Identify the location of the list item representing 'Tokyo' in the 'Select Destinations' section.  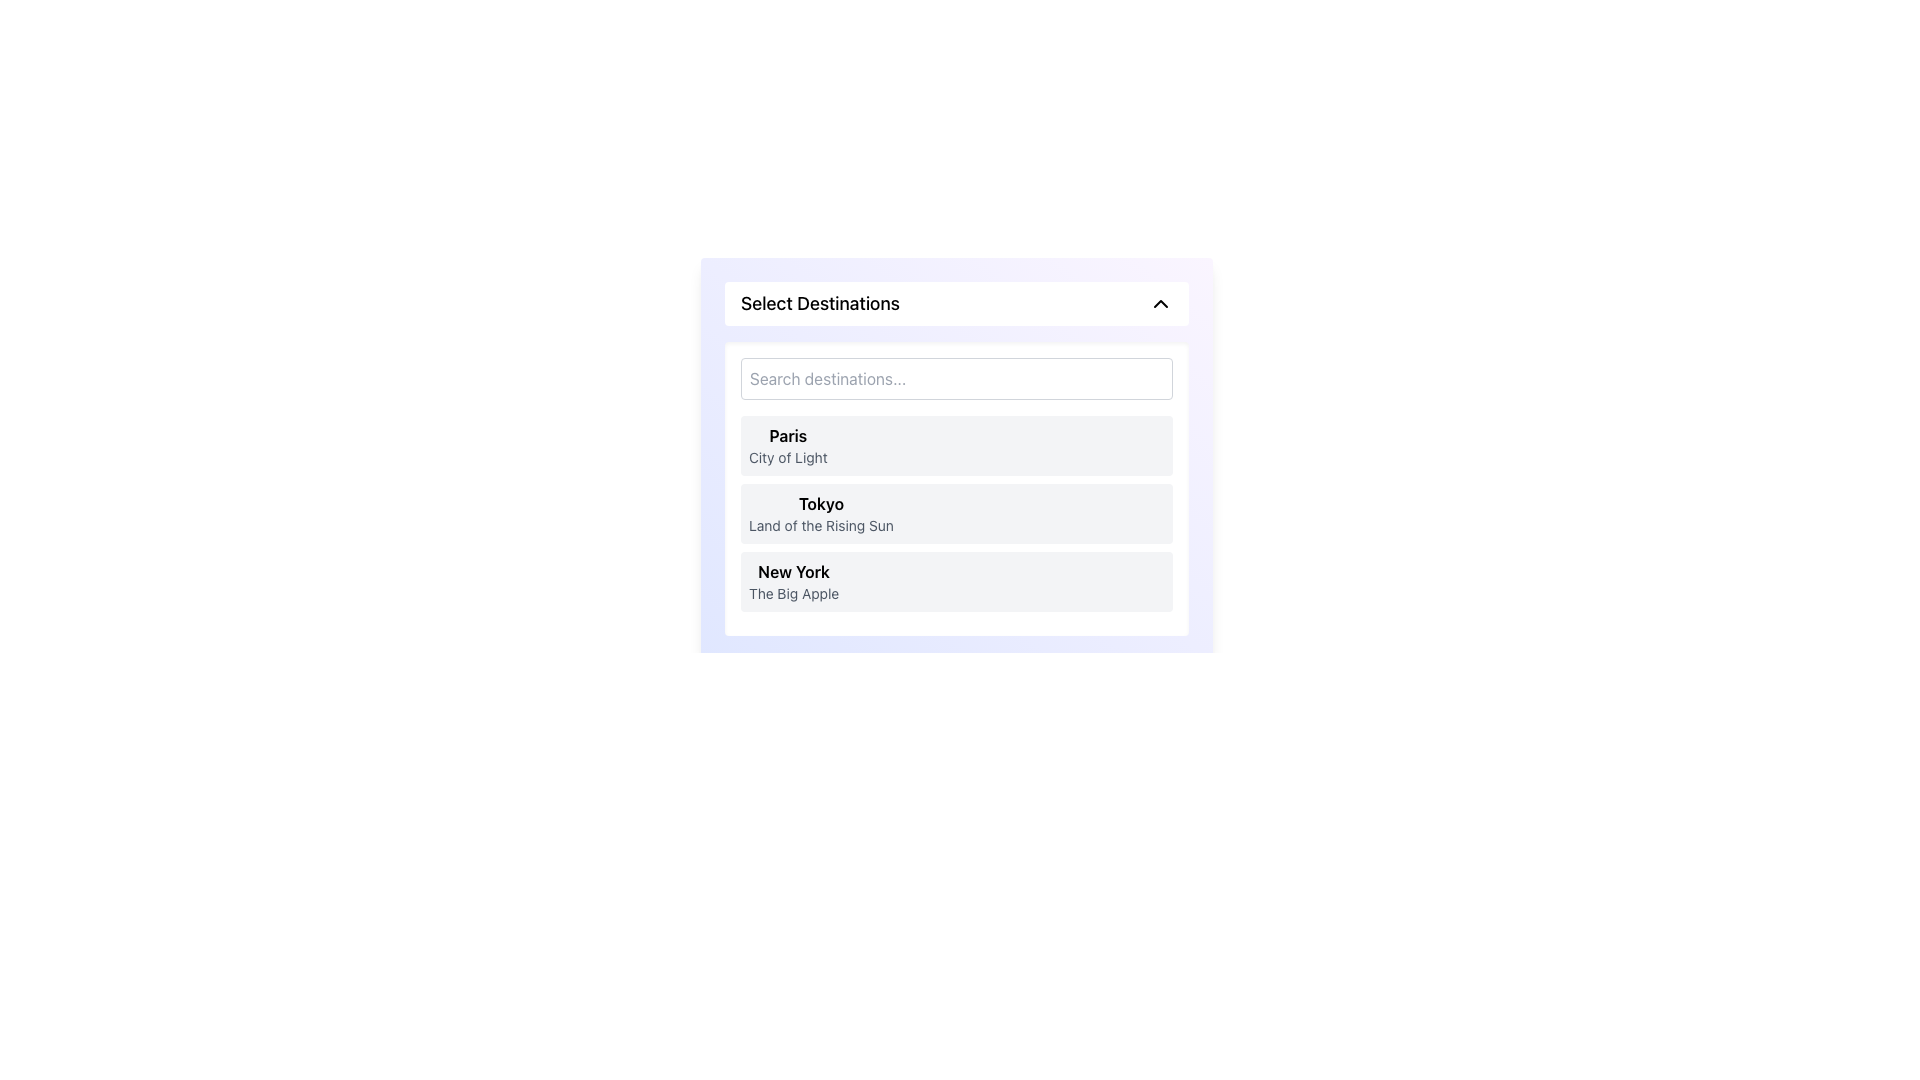
(821, 512).